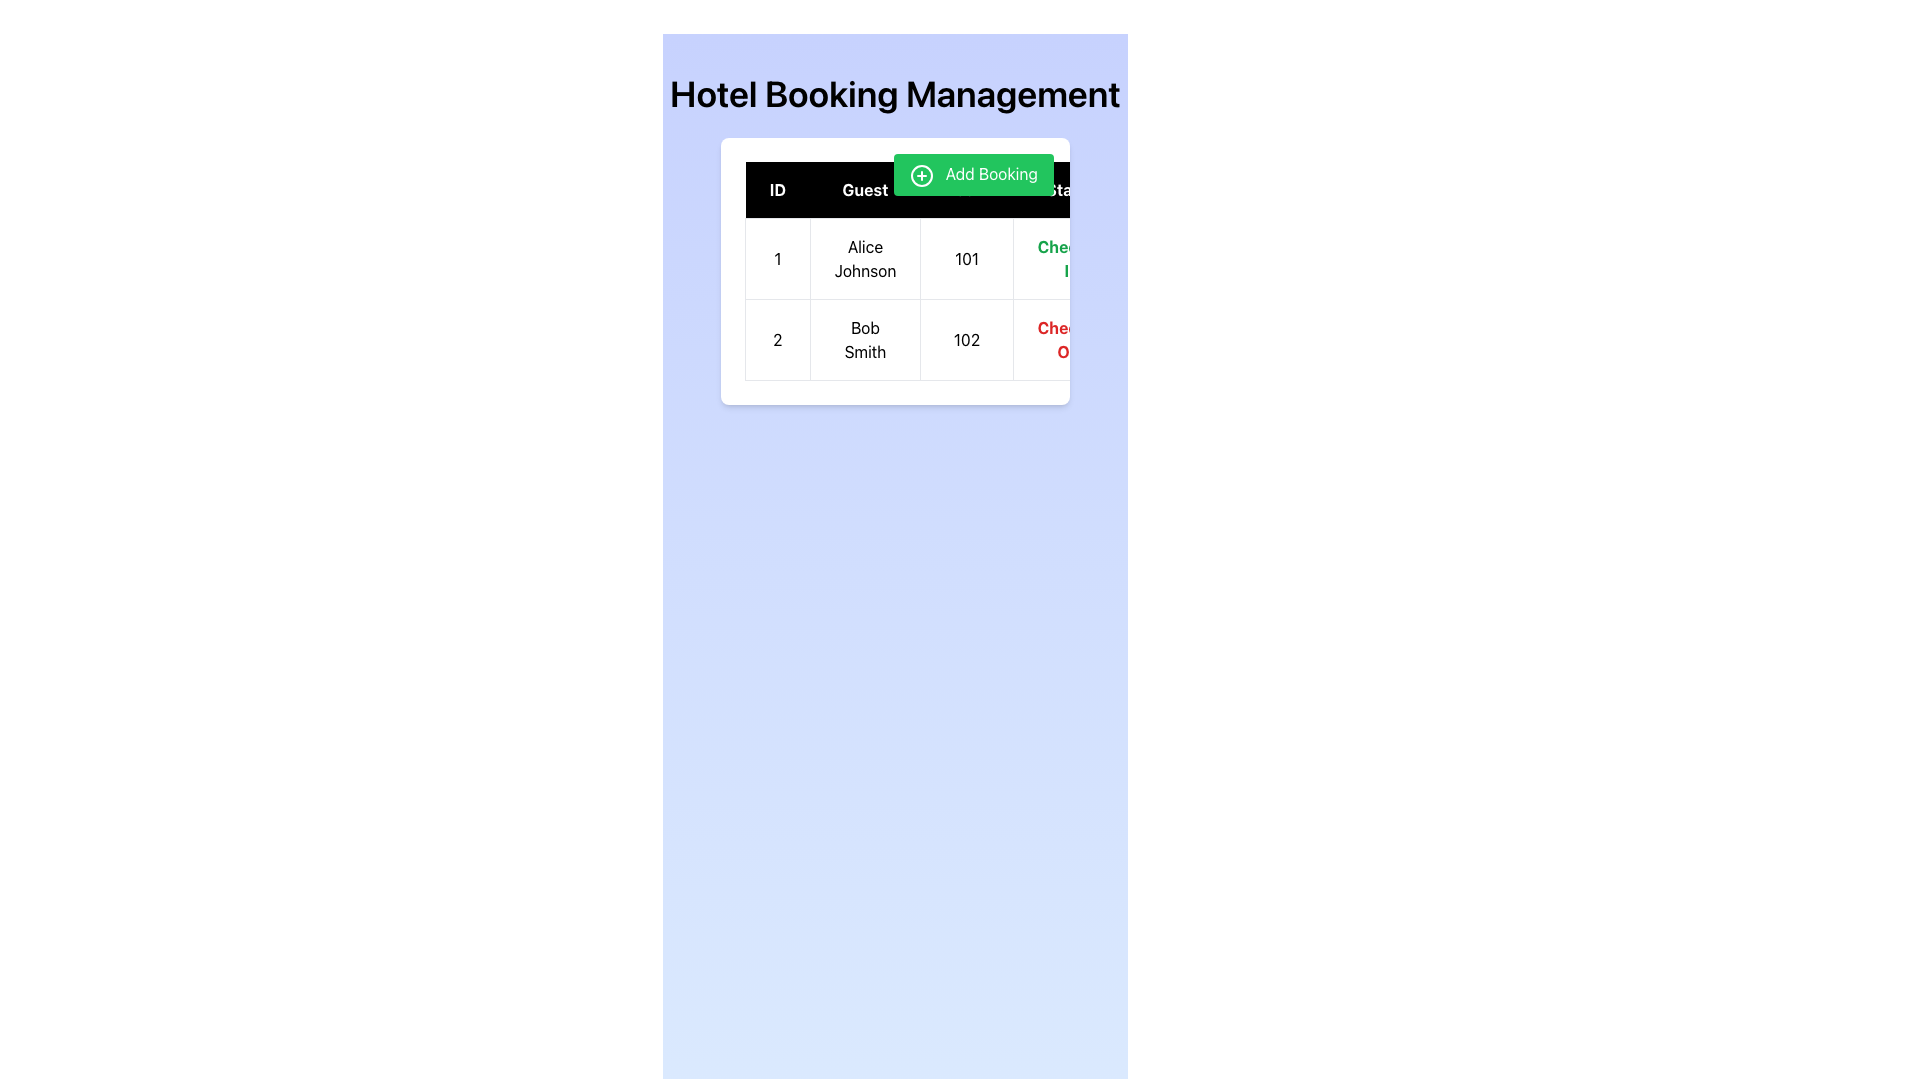 The width and height of the screenshot is (1920, 1080). What do you see at coordinates (776, 190) in the screenshot?
I see `the leftmost header cell representing the 'ID' column in the table for possible sorting action` at bounding box center [776, 190].